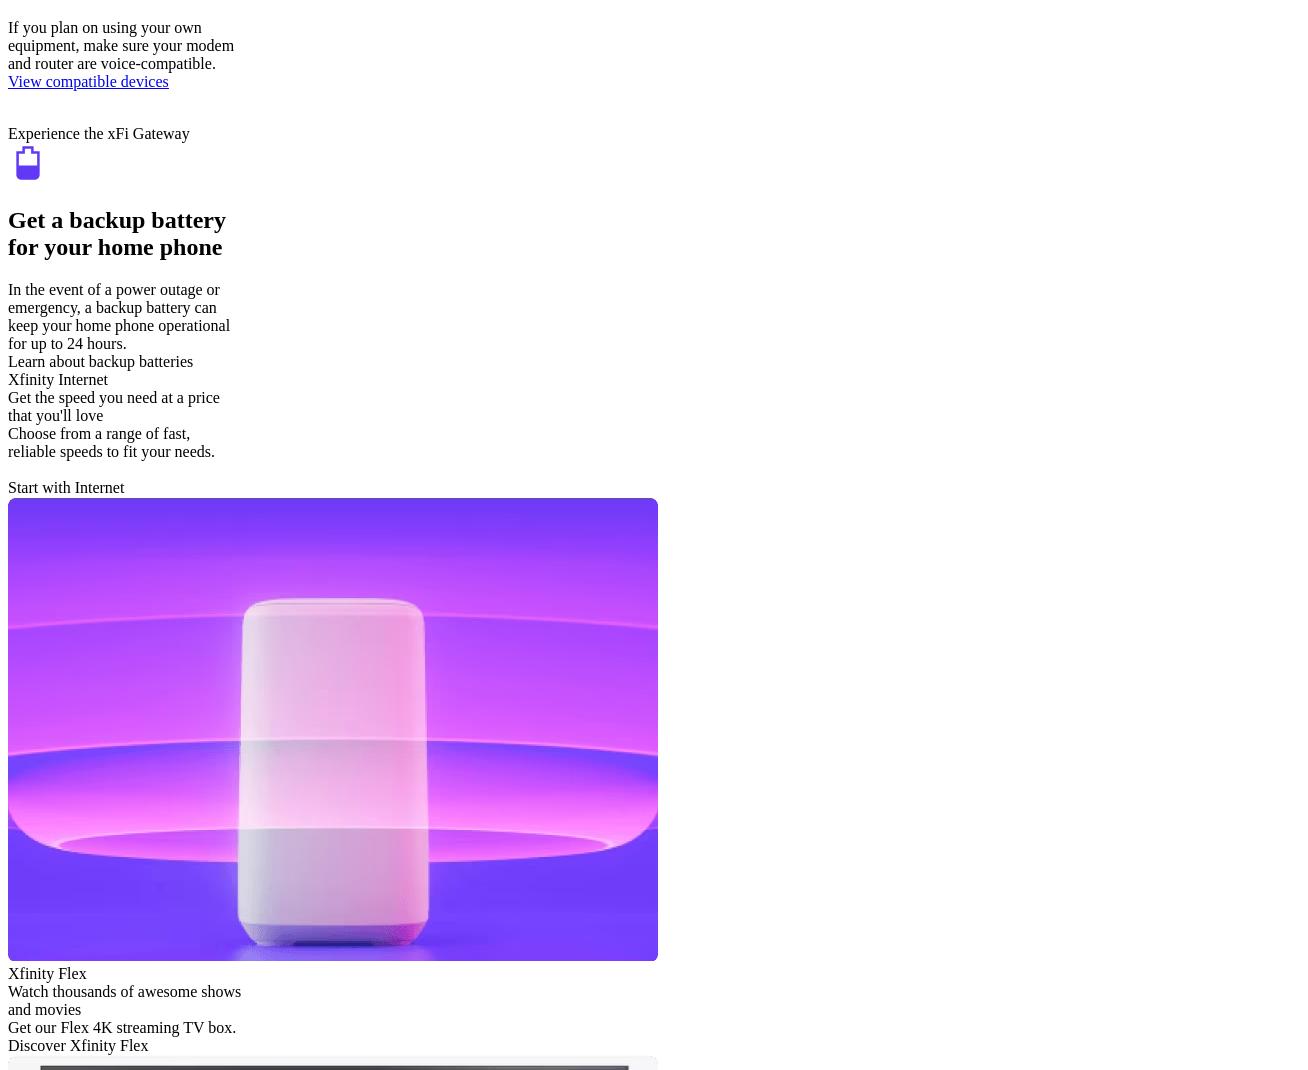 The height and width of the screenshot is (1070, 1308). What do you see at coordinates (66, 486) in the screenshot?
I see `'Start with Internet'` at bounding box center [66, 486].